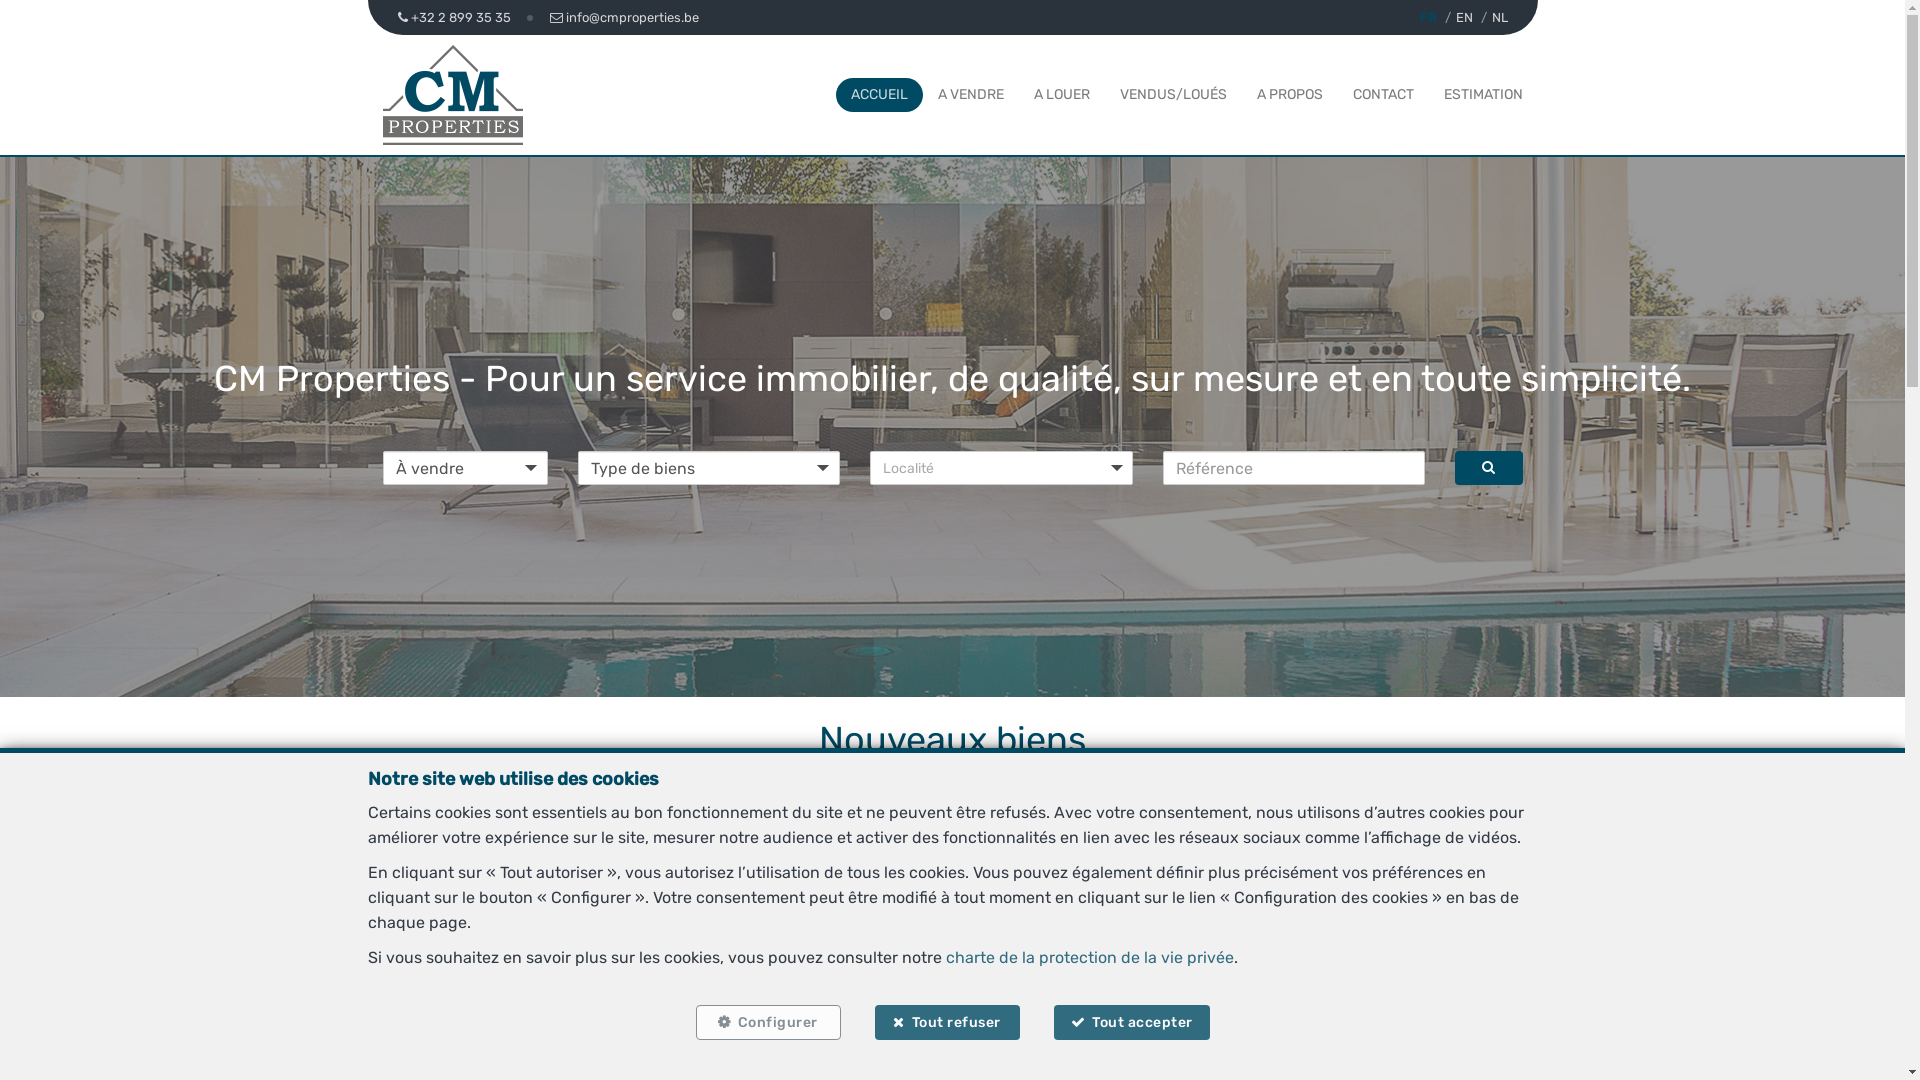  Describe the element at coordinates (1381, 94) in the screenshot. I see `'CONTACT'` at that location.